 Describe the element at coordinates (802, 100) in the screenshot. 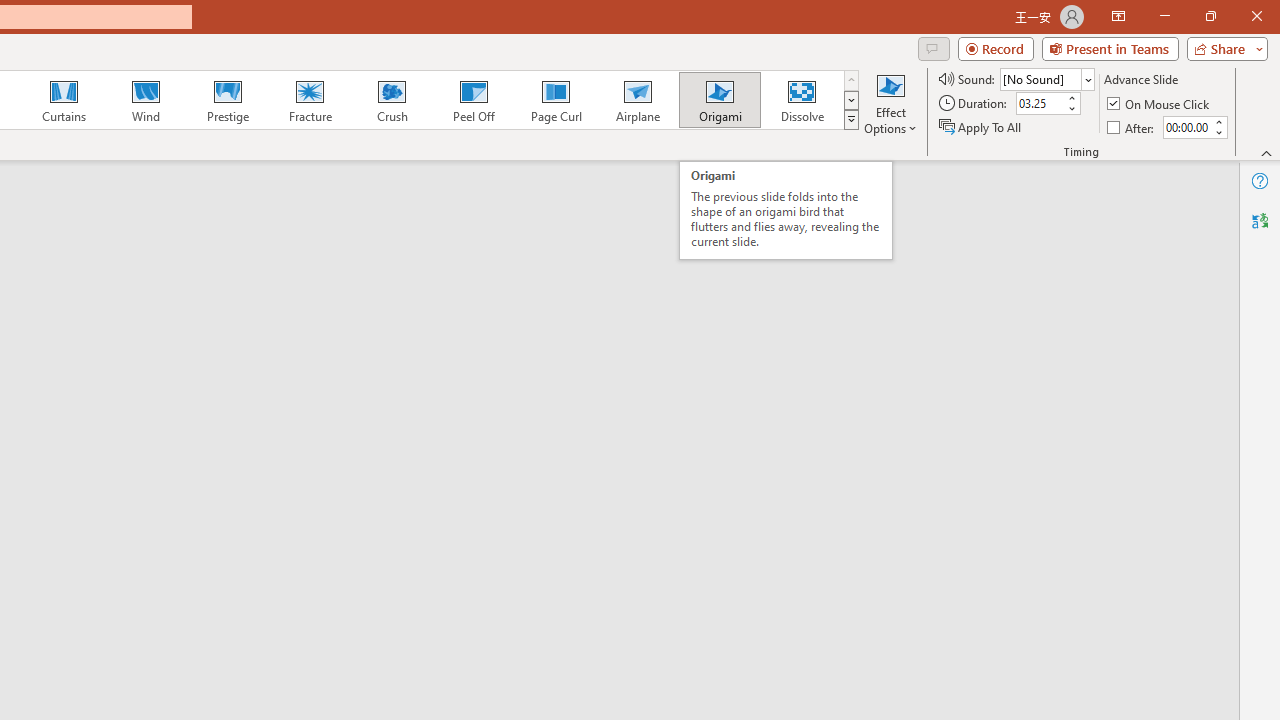

I see `'Dissolve'` at that location.